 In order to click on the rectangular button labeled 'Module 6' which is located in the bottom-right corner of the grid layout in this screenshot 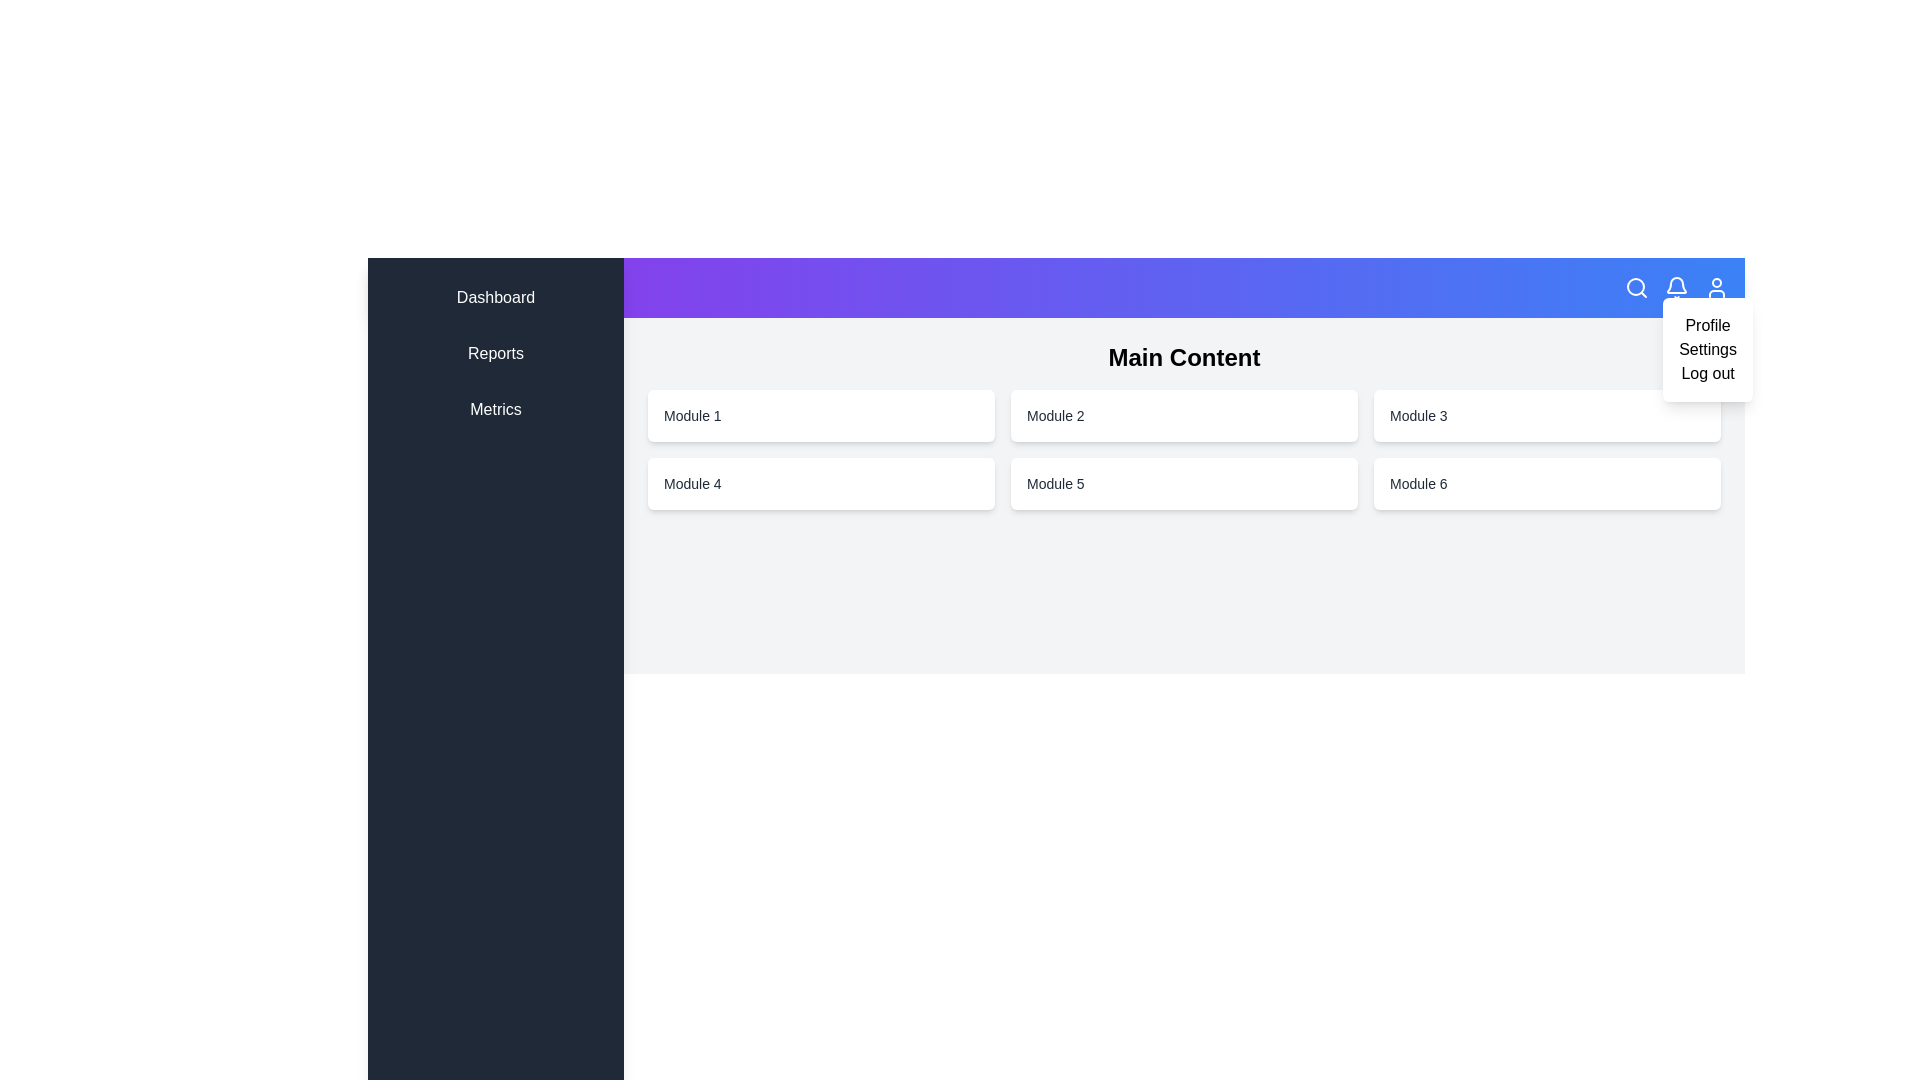, I will do `click(1546, 483)`.